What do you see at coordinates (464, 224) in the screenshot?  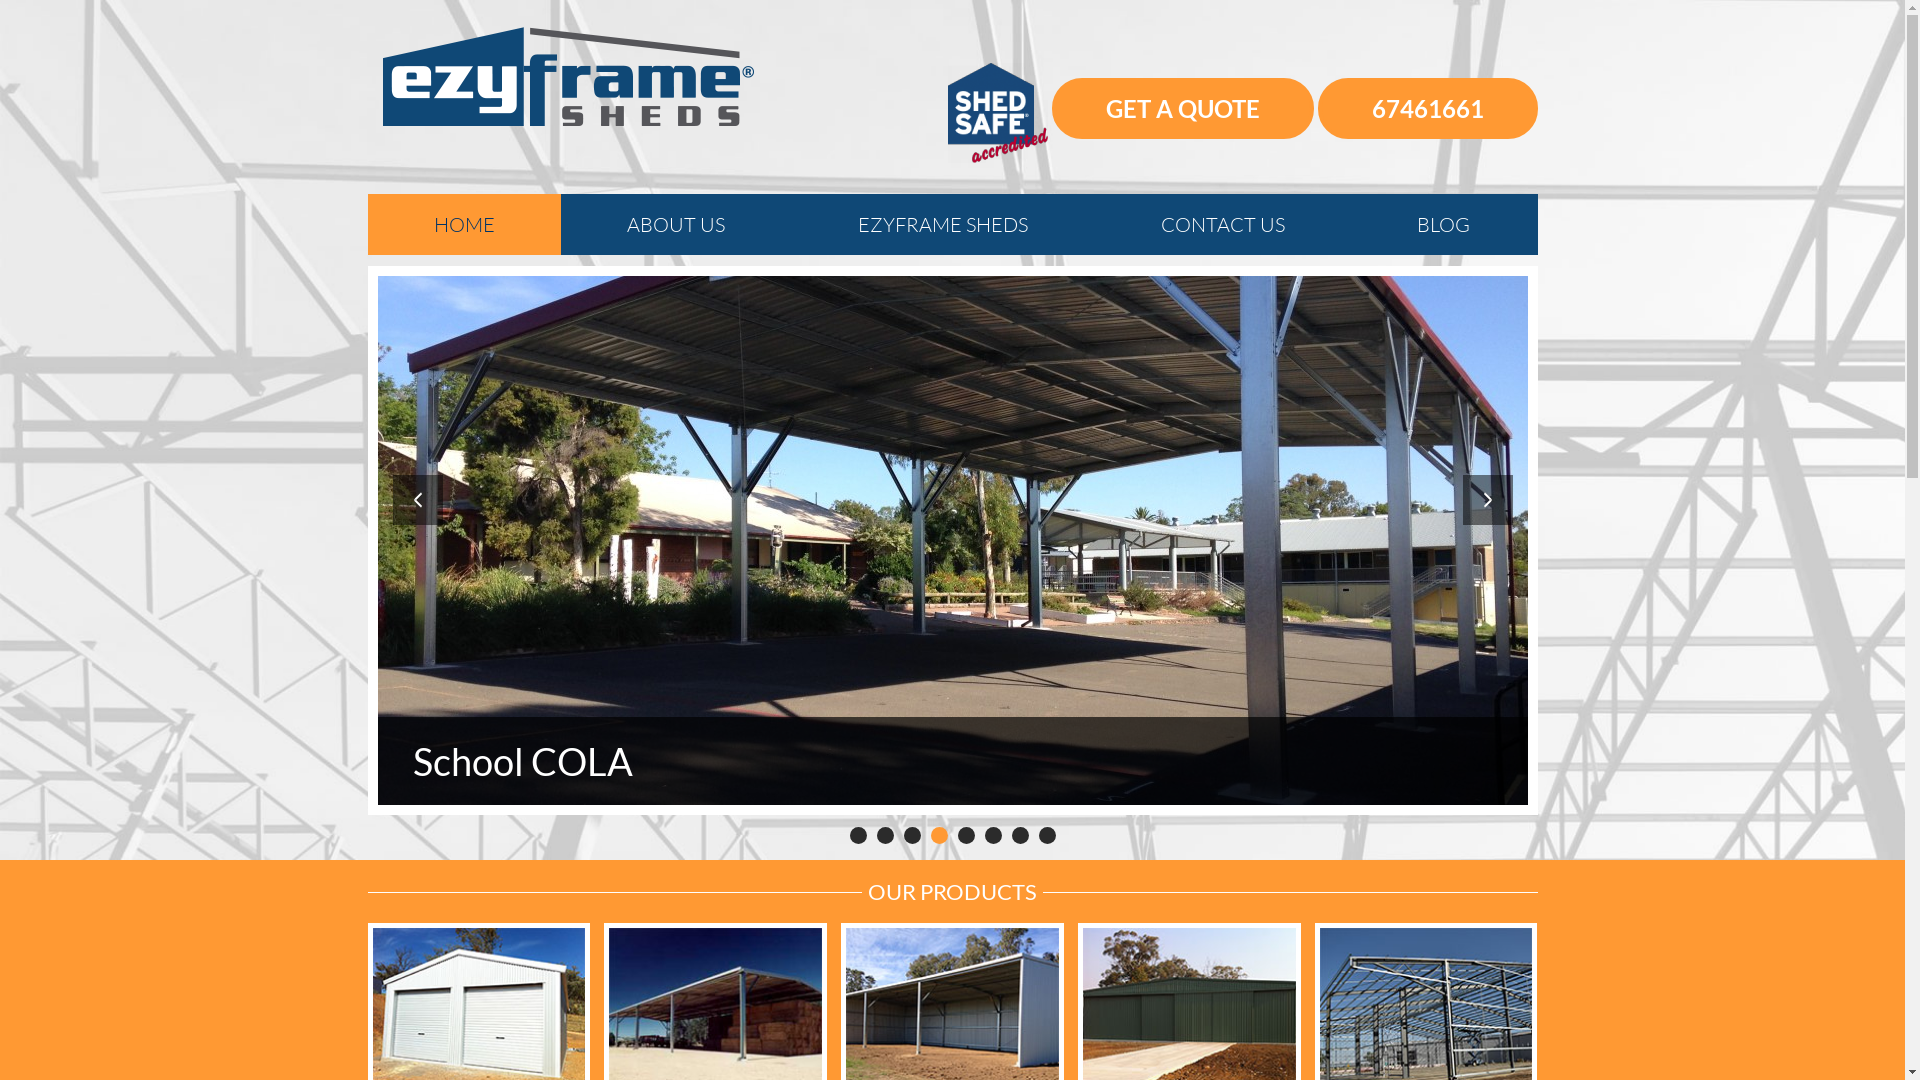 I see `'HOME'` at bounding box center [464, 224].